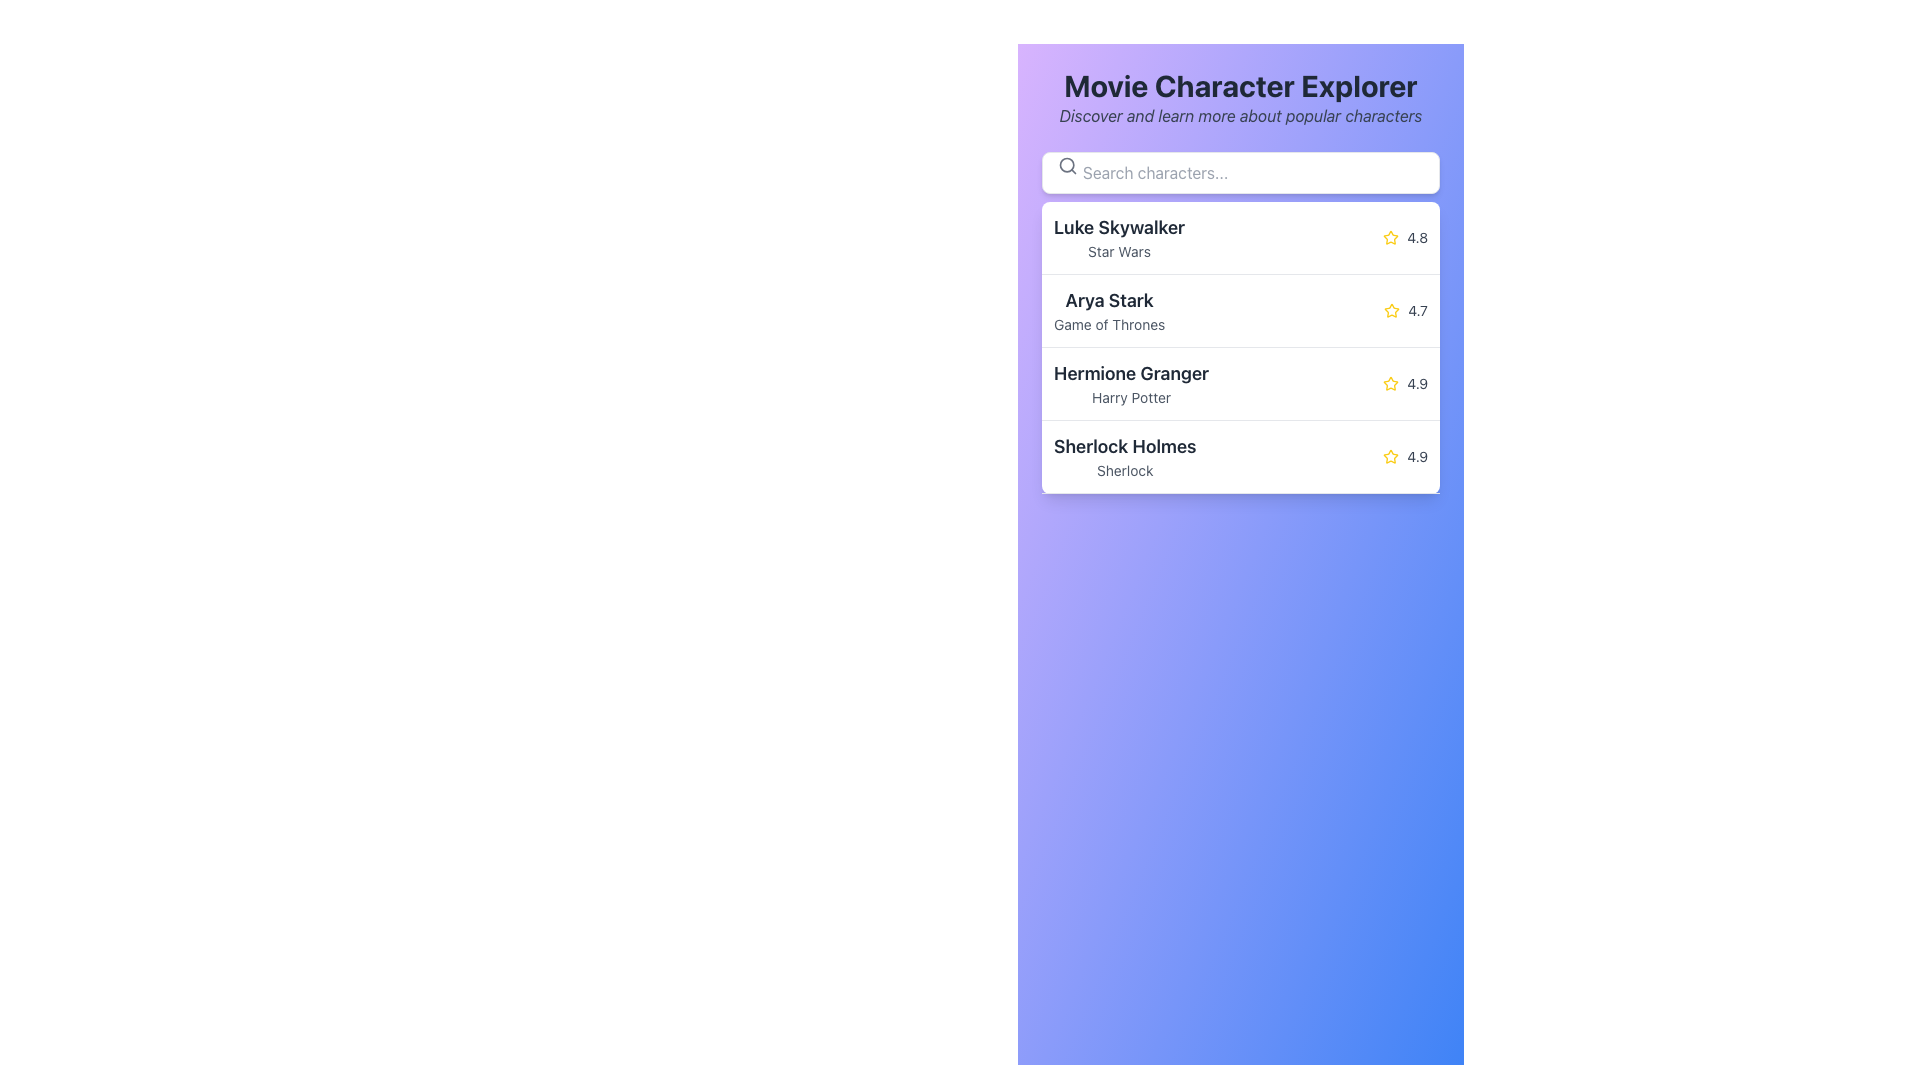 The height and width of the screenshot is (1080, 1920). I want to click on the text label that reads 'Harry Potter', which is styled in a small, gray-colored font and positioned directly beneath 'Hermione Granger' in the third list item, so click(1131, 397).